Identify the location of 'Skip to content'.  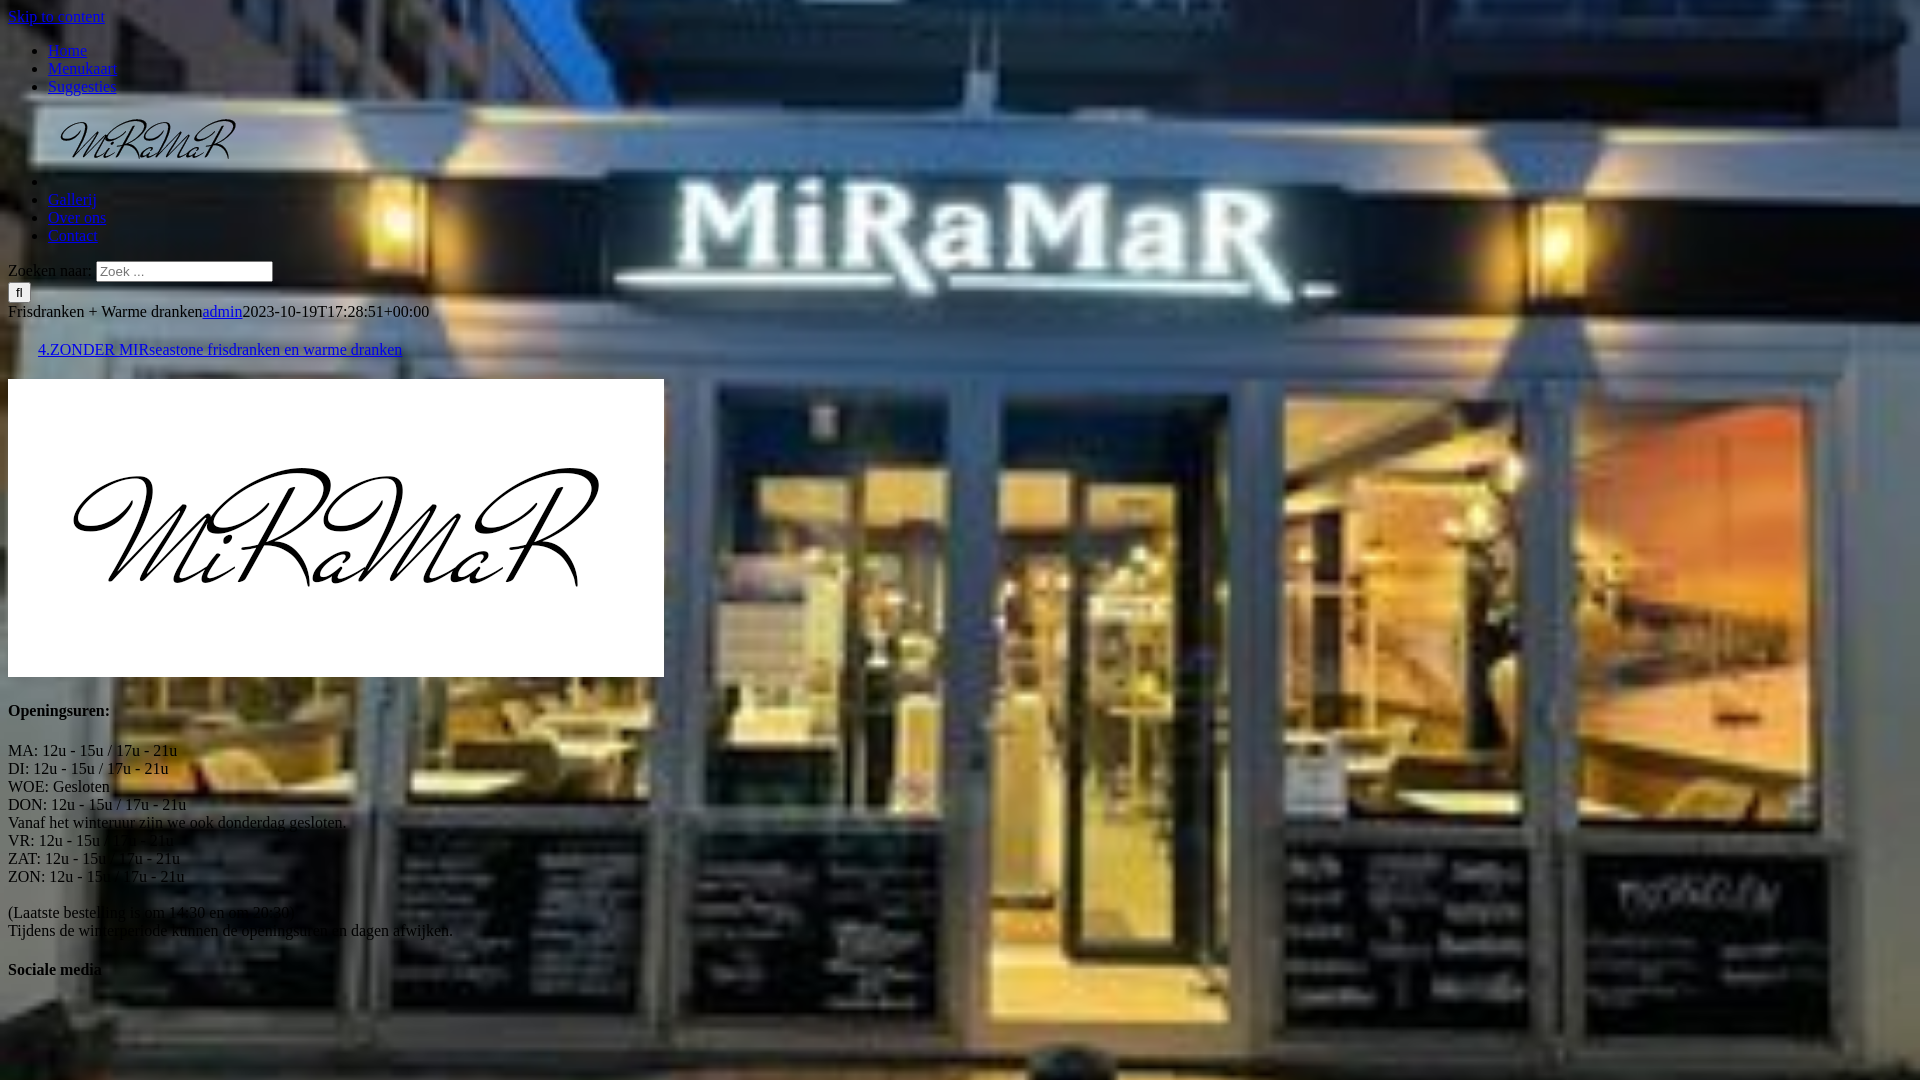
(56, 16).